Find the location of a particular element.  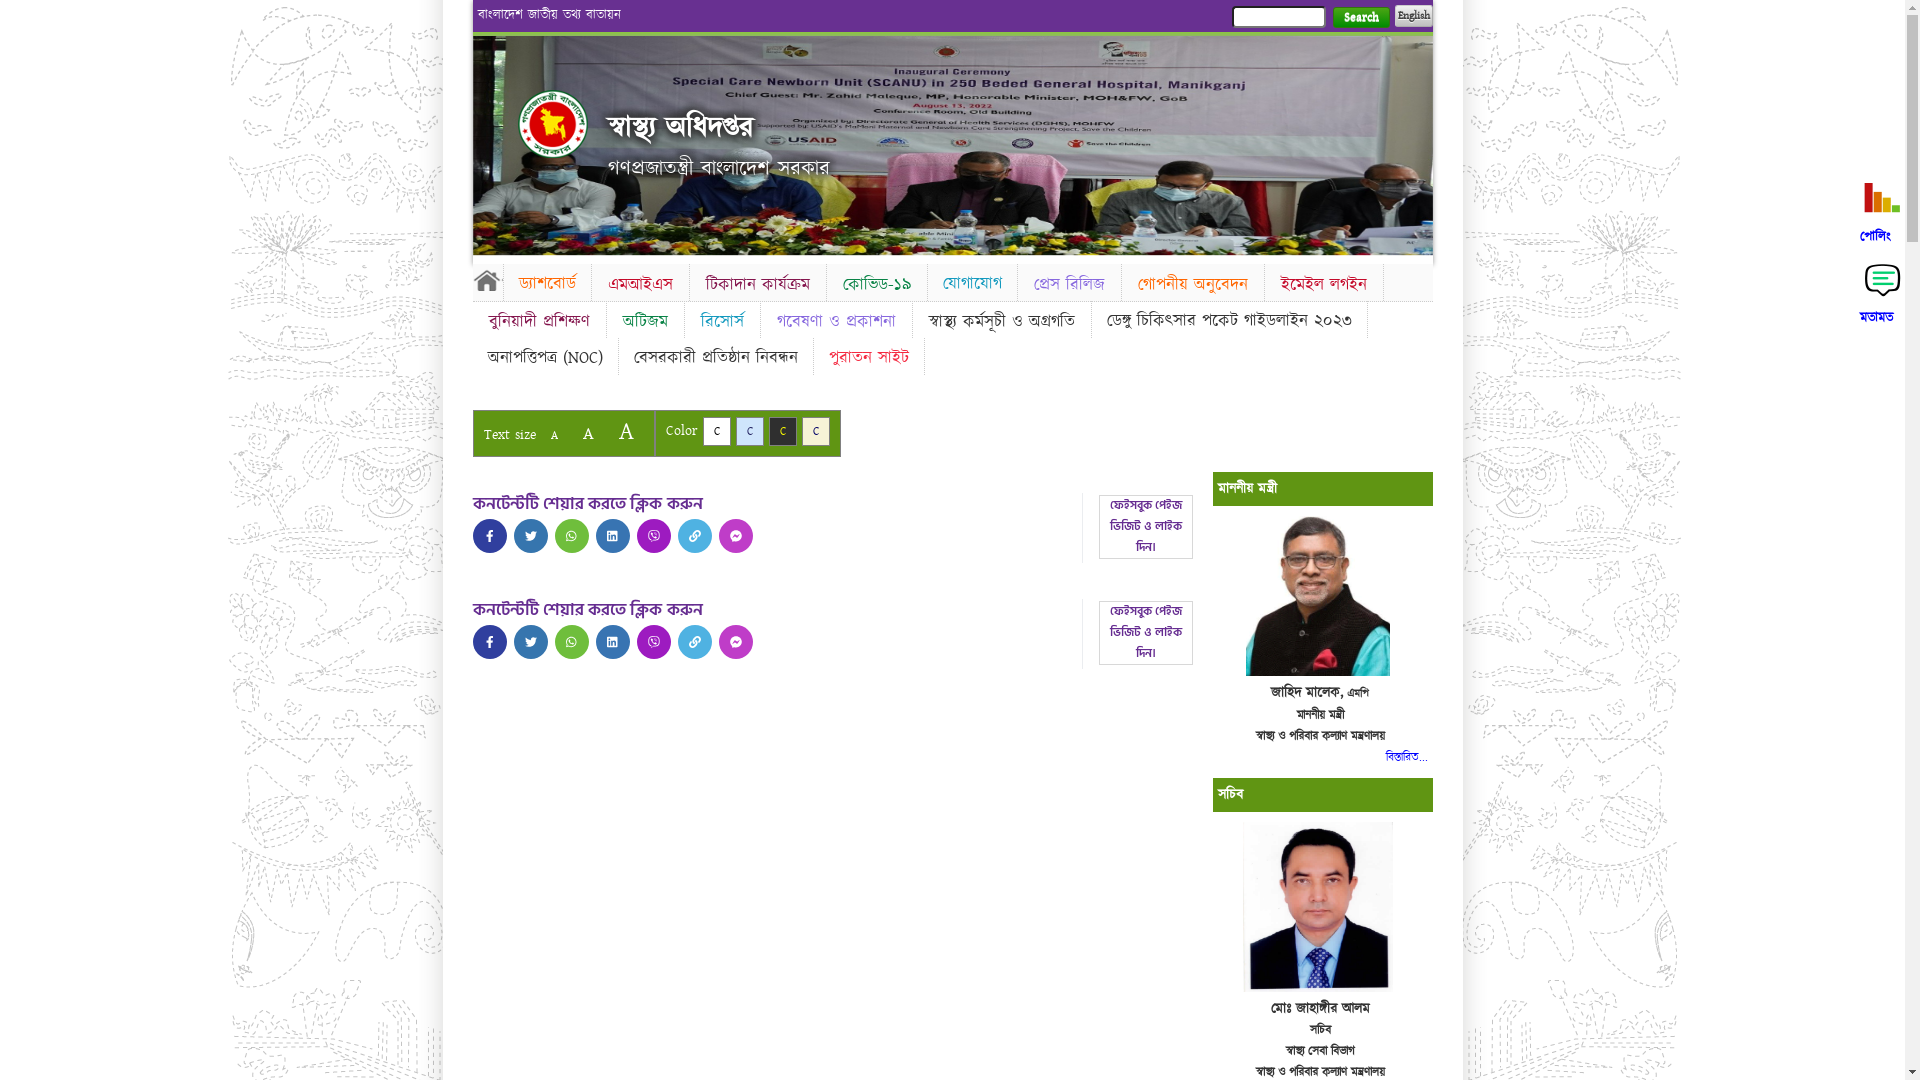

'A' is located at coordinates (553, 434).